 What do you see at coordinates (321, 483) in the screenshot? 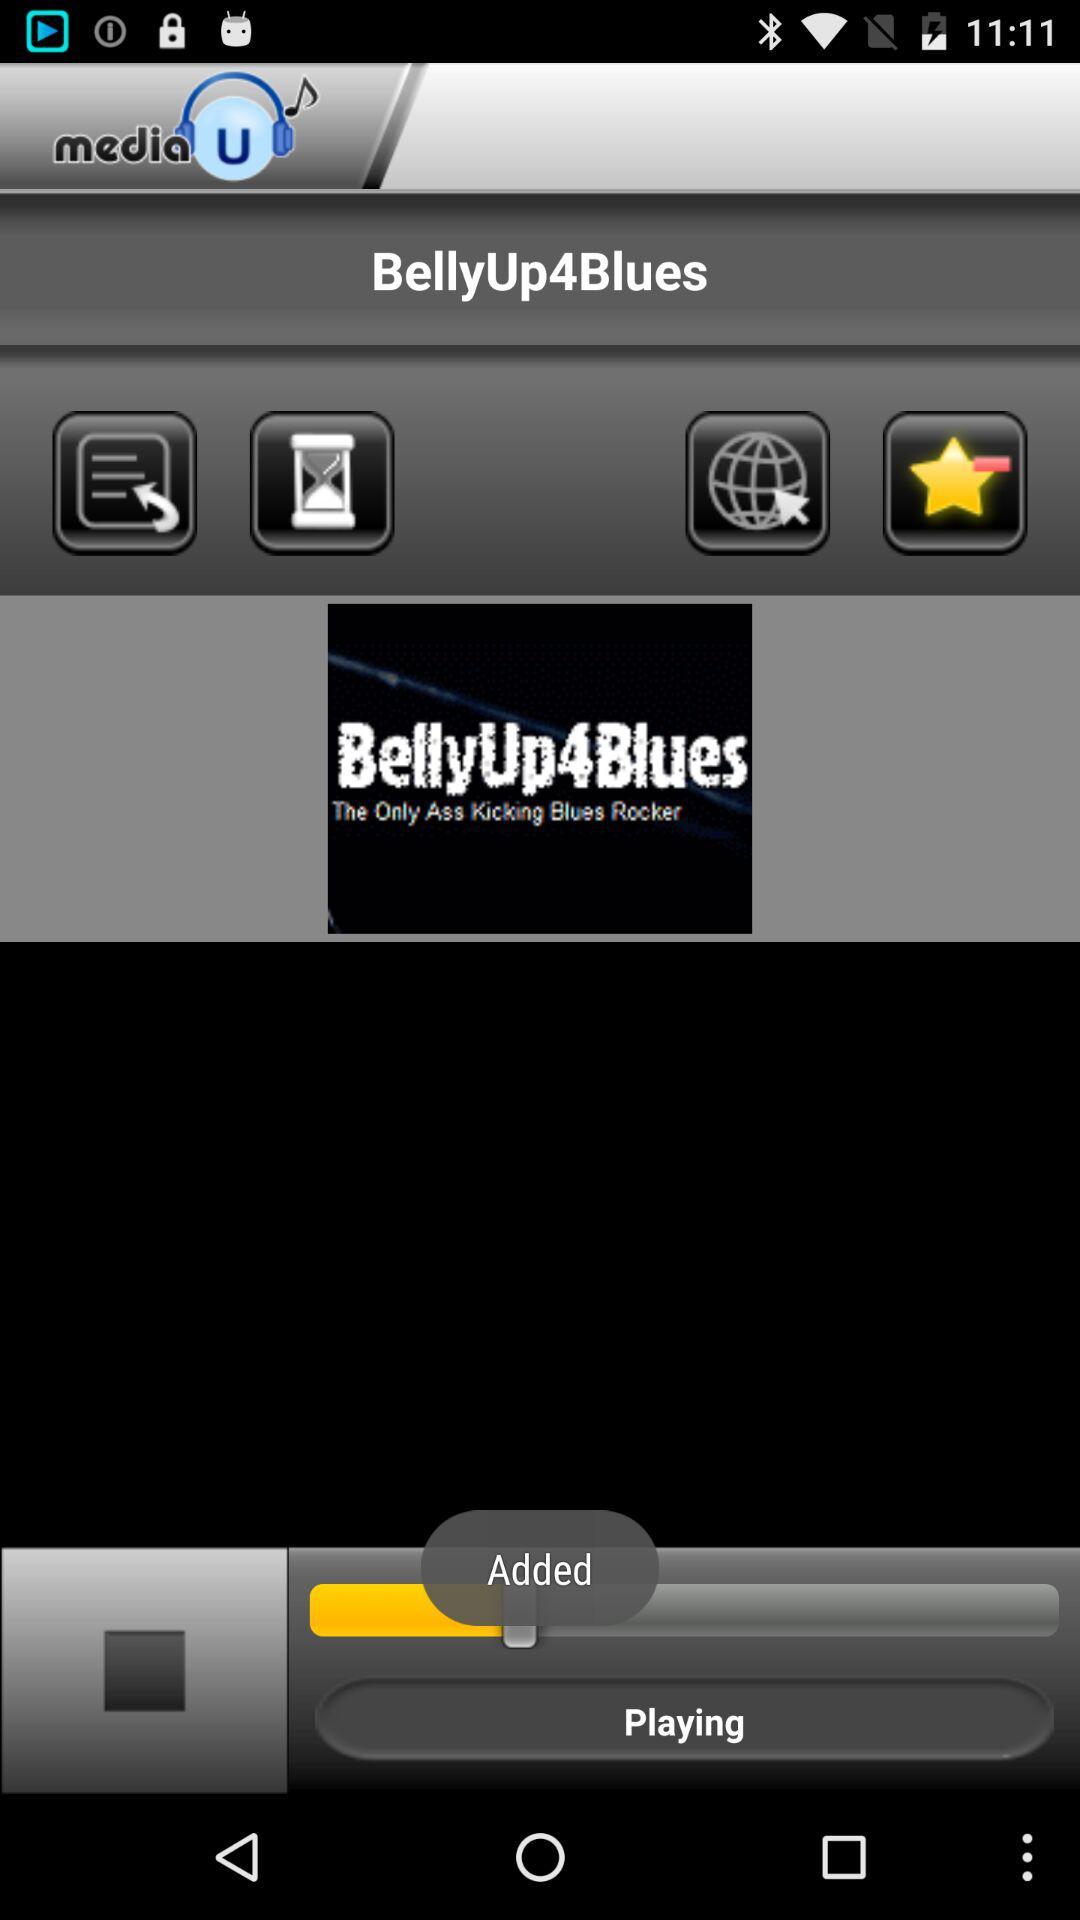
I see `go timier button` at bounding box center [321, 483].